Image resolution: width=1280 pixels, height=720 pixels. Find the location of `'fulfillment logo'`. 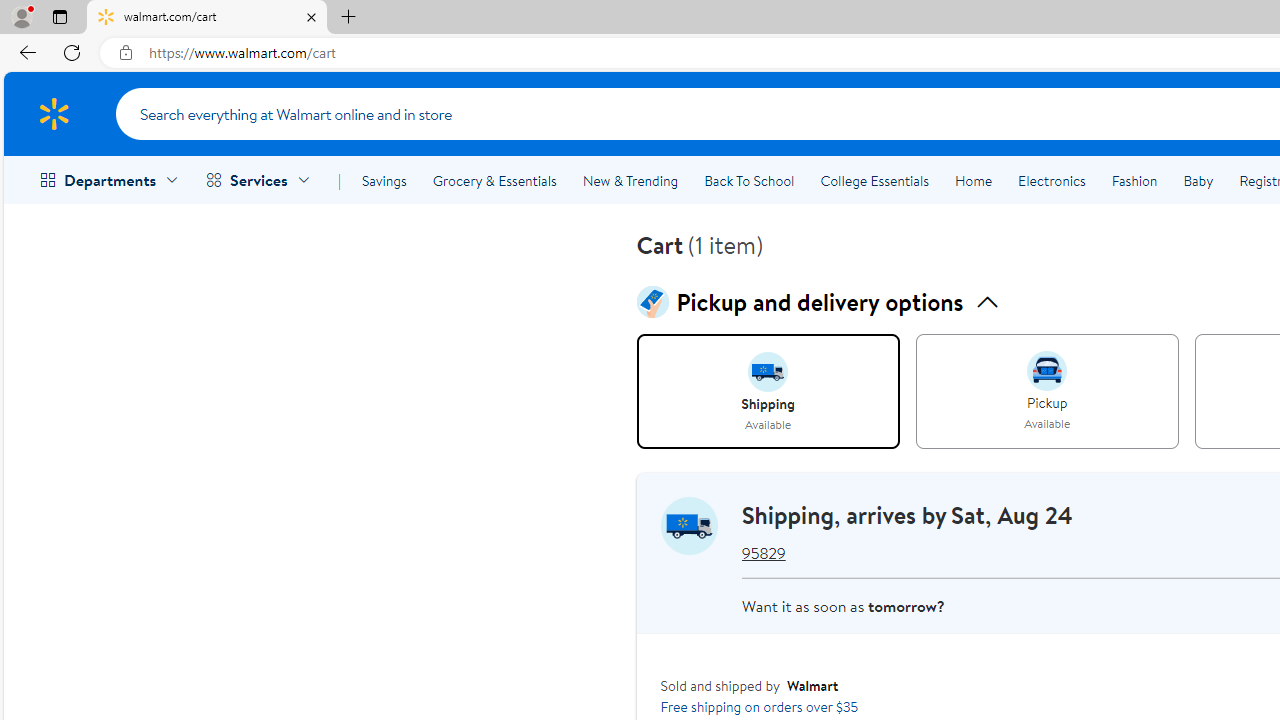

'fulfillment logo' is located at coordinates (689, 524).